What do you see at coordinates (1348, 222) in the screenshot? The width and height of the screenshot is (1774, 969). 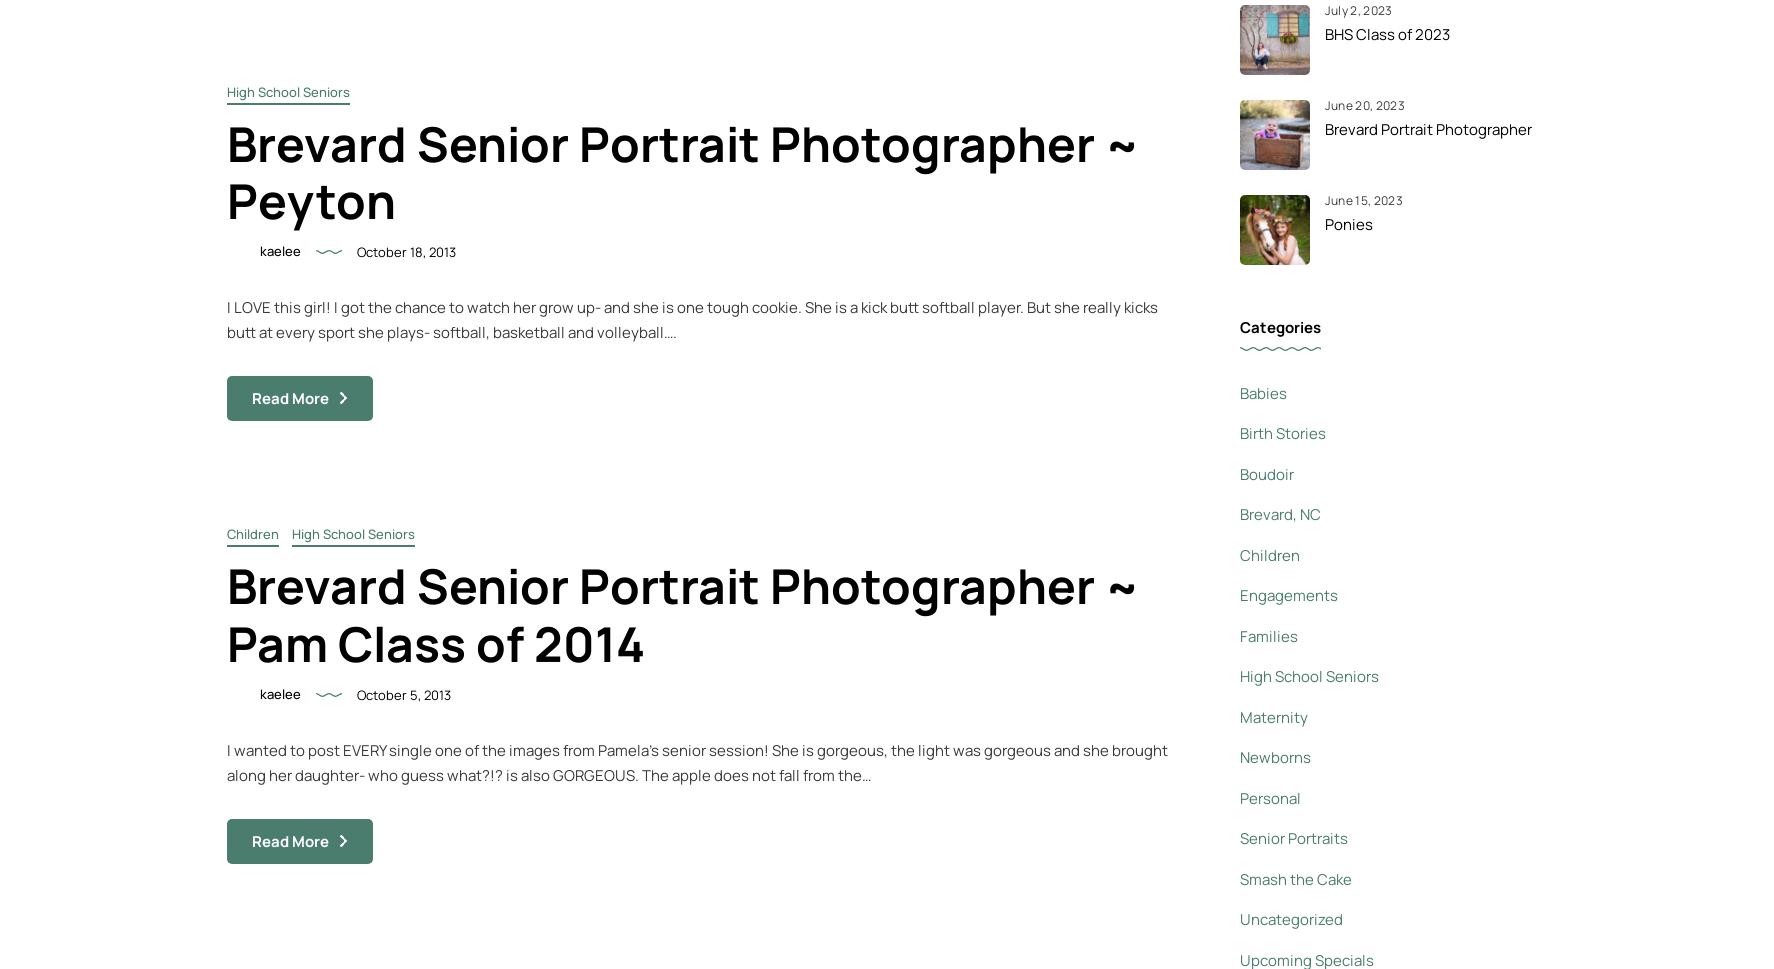 I see `'Ponies'` at bounding box center [1348, 222].